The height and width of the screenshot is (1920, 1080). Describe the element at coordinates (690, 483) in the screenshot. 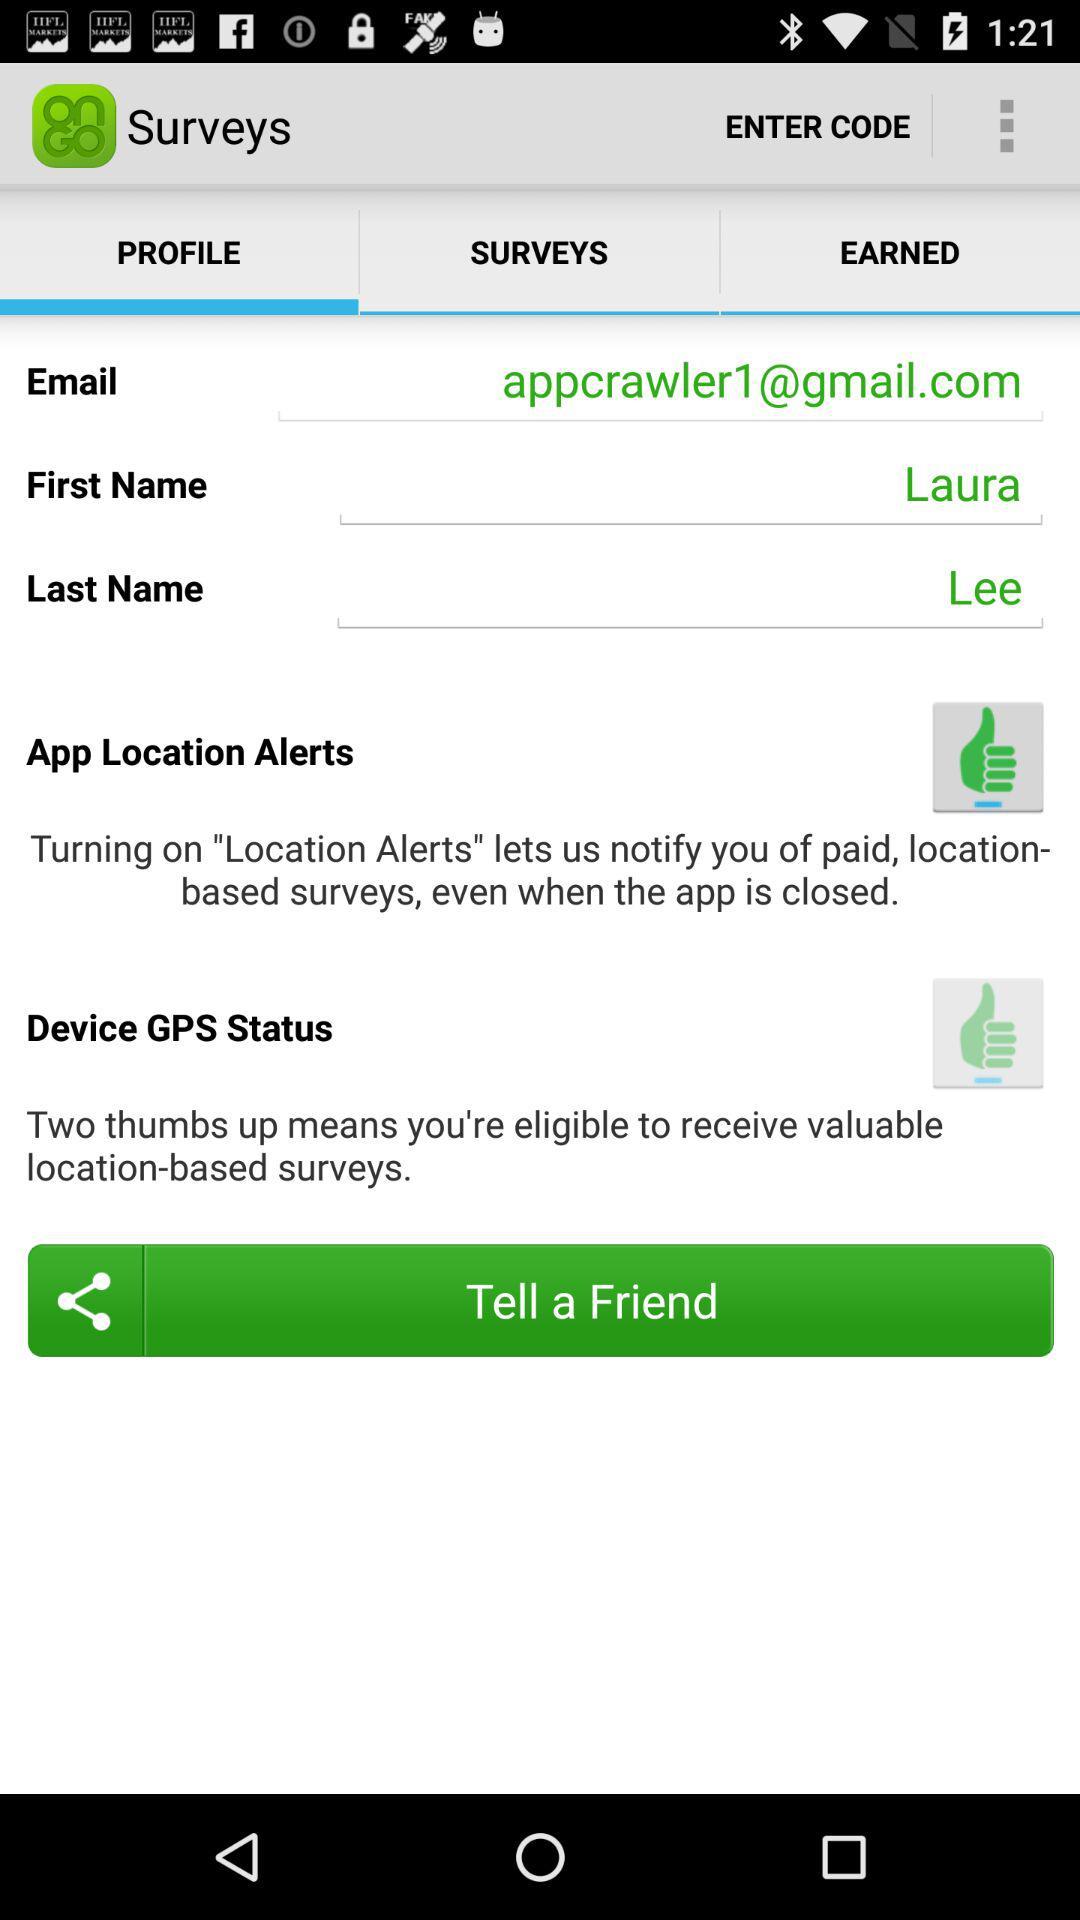

I see `laura icon` at that location.